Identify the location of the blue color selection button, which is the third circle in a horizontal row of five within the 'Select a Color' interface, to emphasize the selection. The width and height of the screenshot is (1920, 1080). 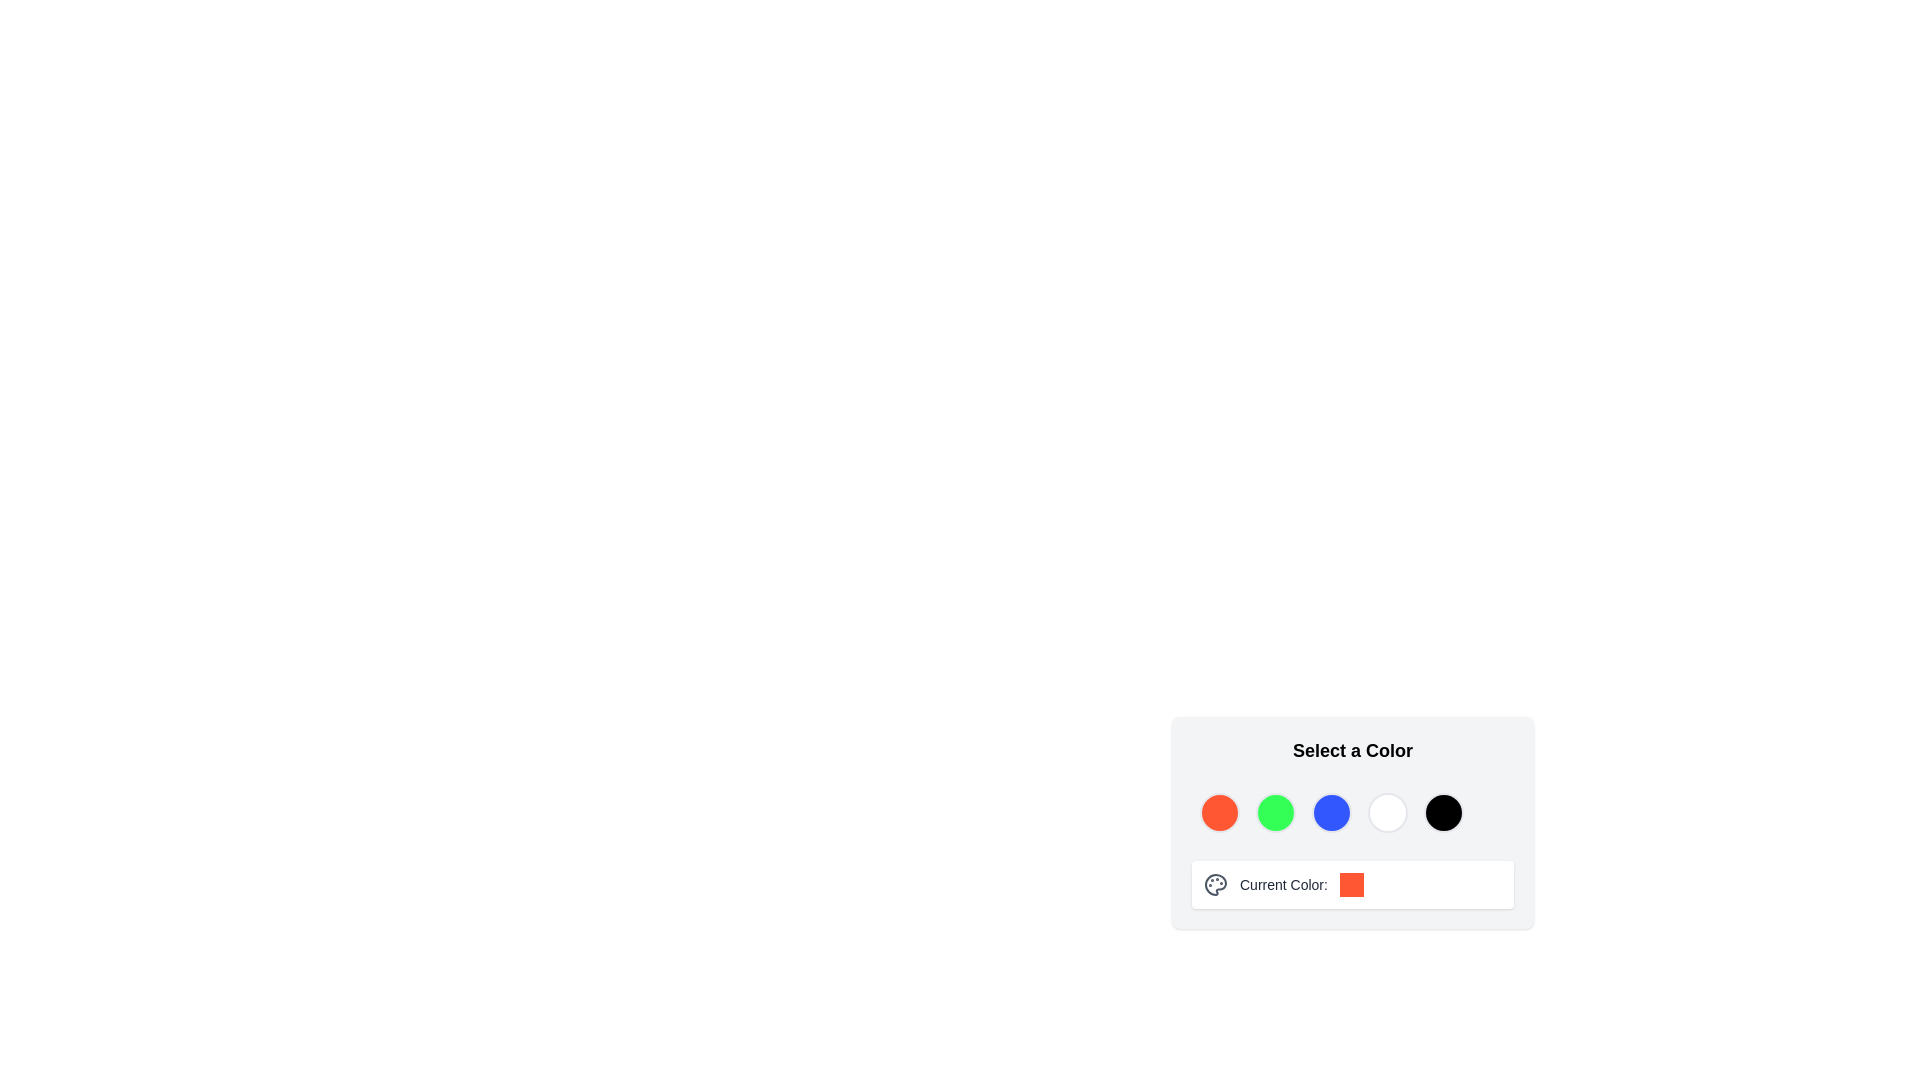
(1331, 813).